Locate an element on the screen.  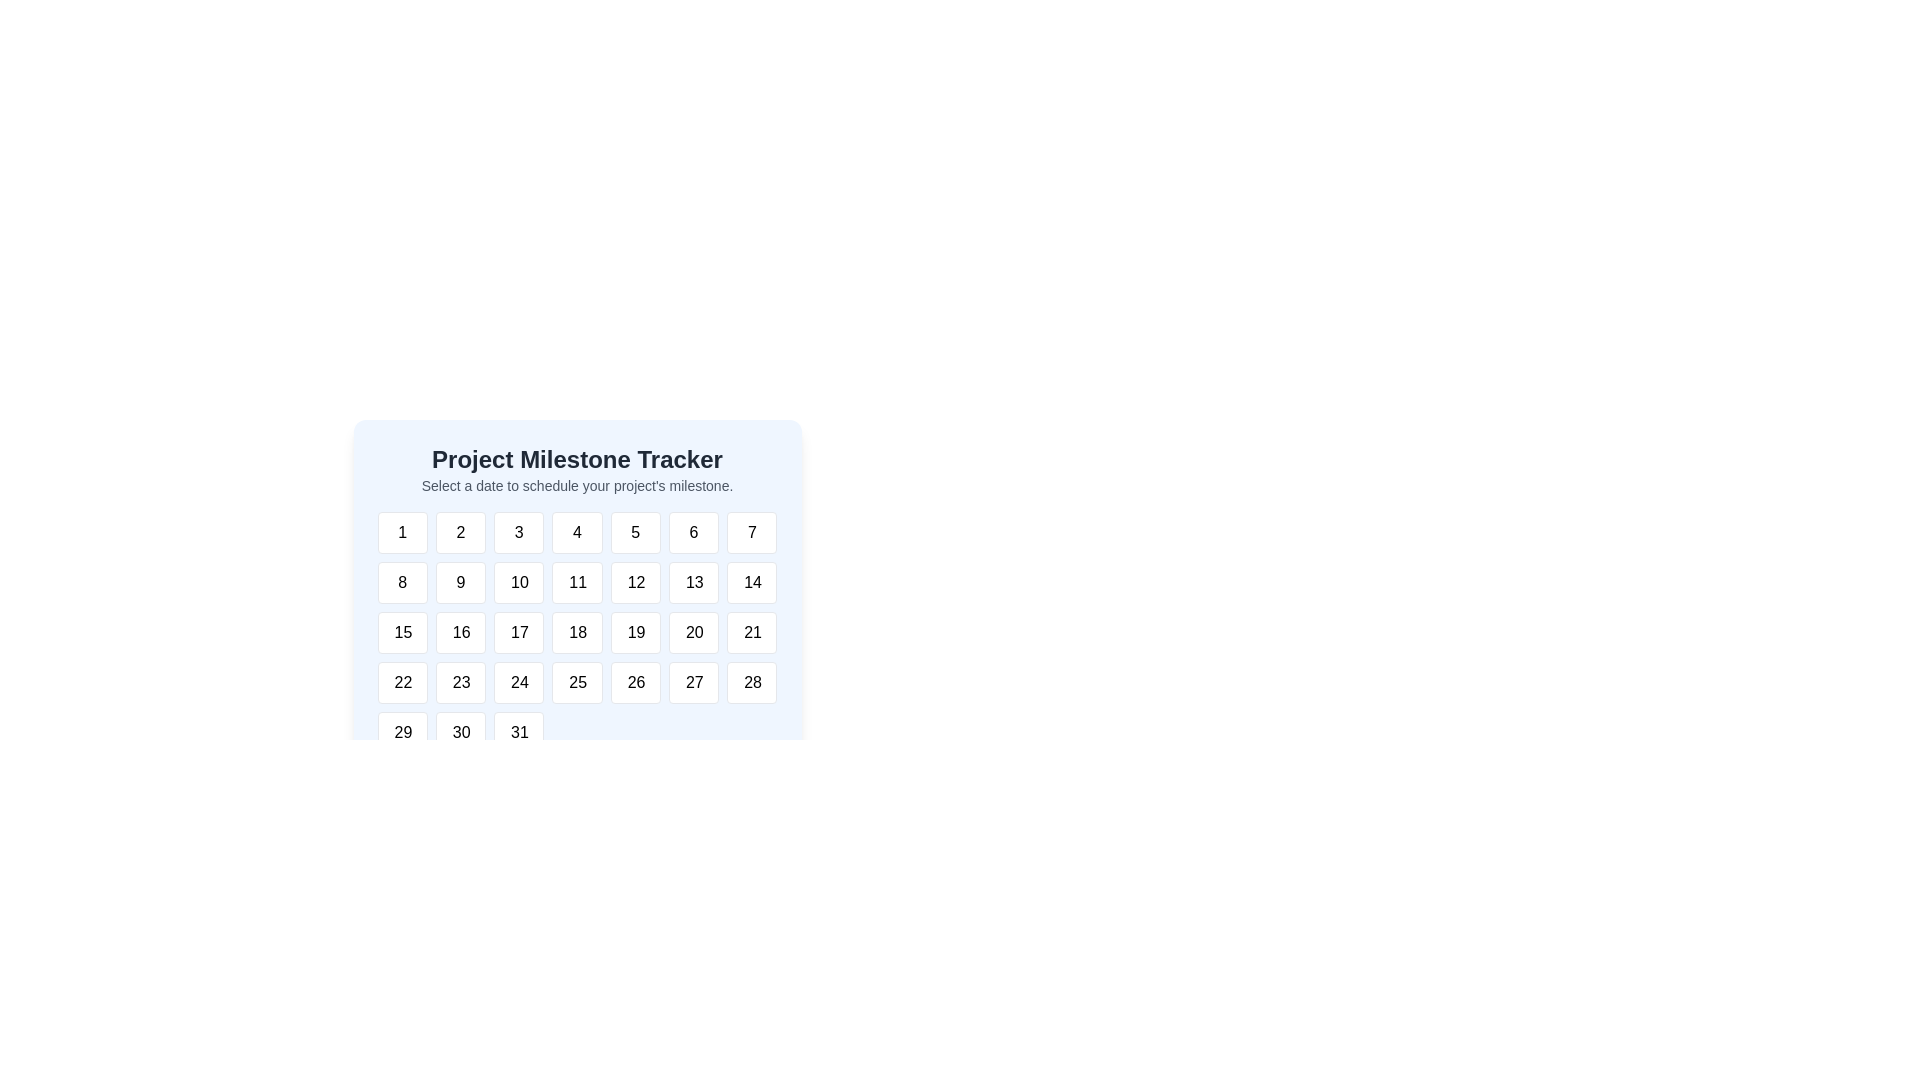
the button displaying the number '10' is located at coordinates (519, 582).